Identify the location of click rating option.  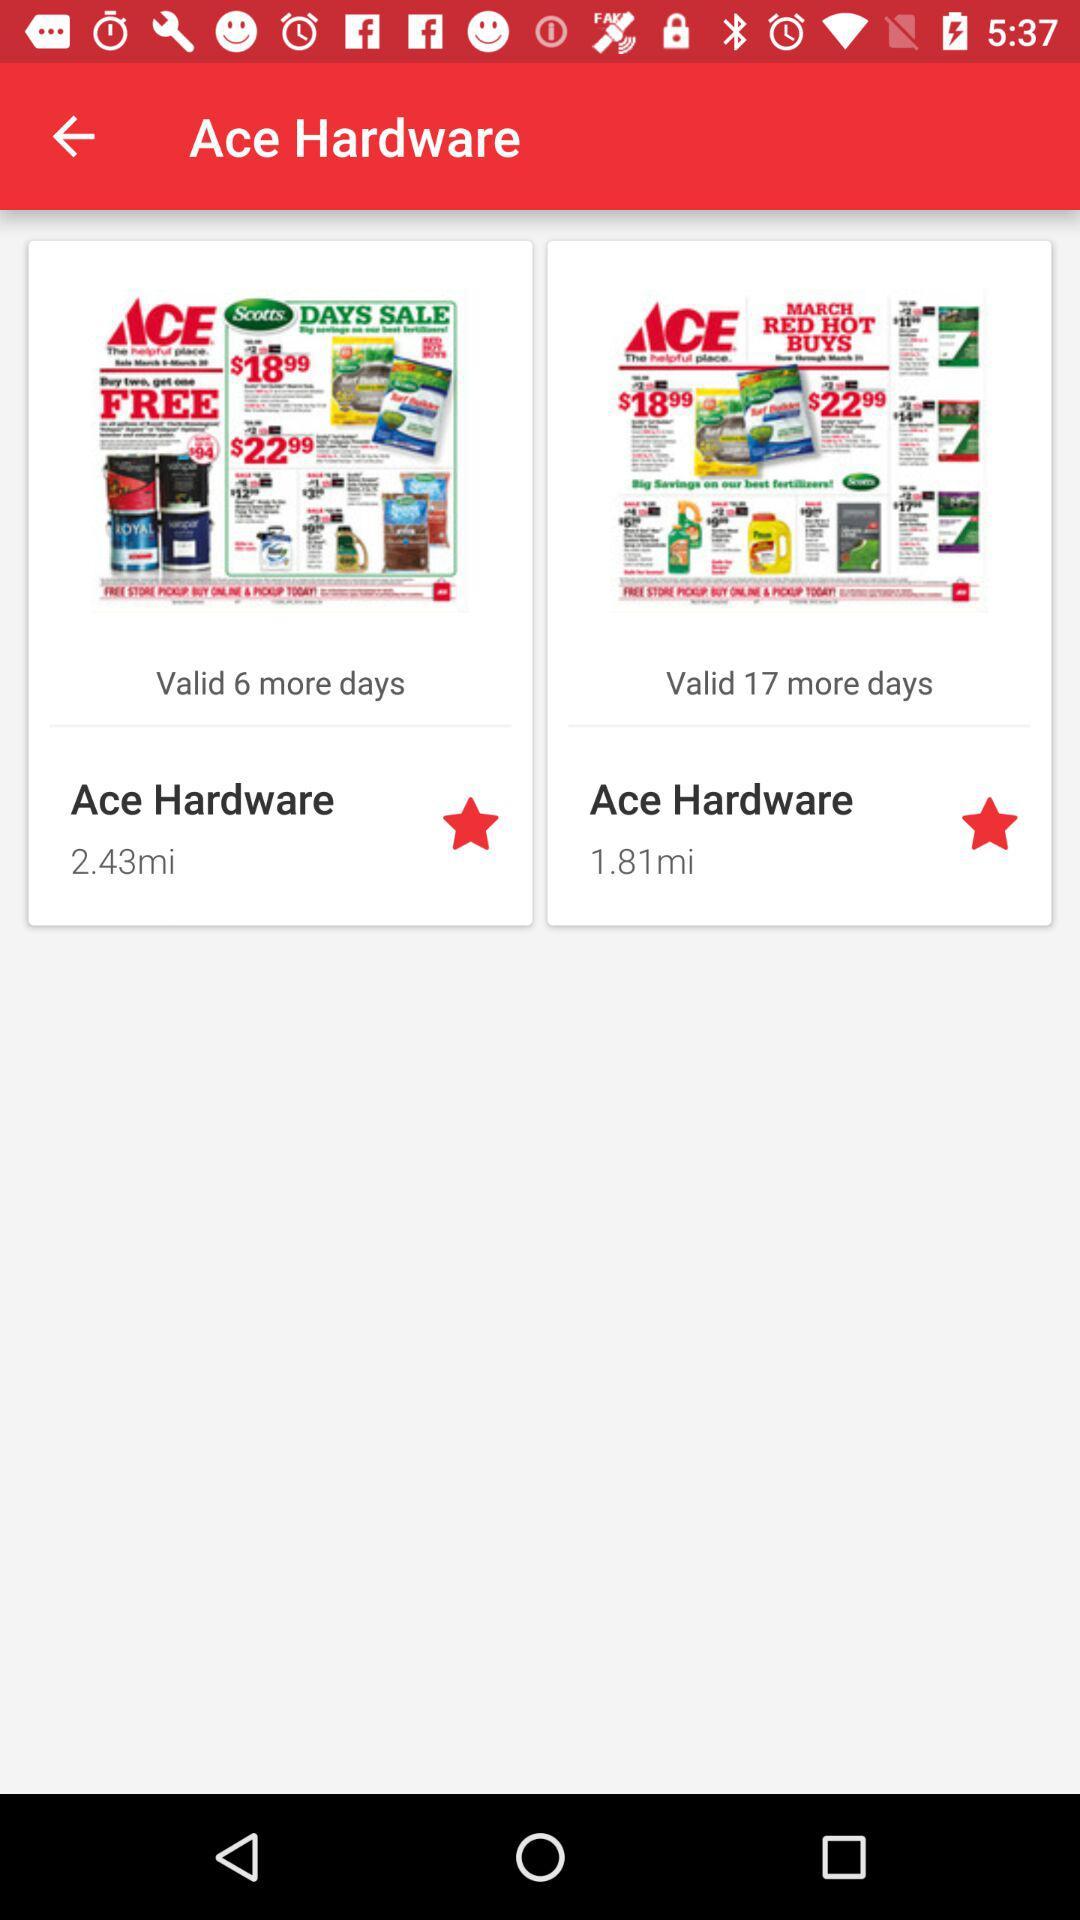
(474, 826).